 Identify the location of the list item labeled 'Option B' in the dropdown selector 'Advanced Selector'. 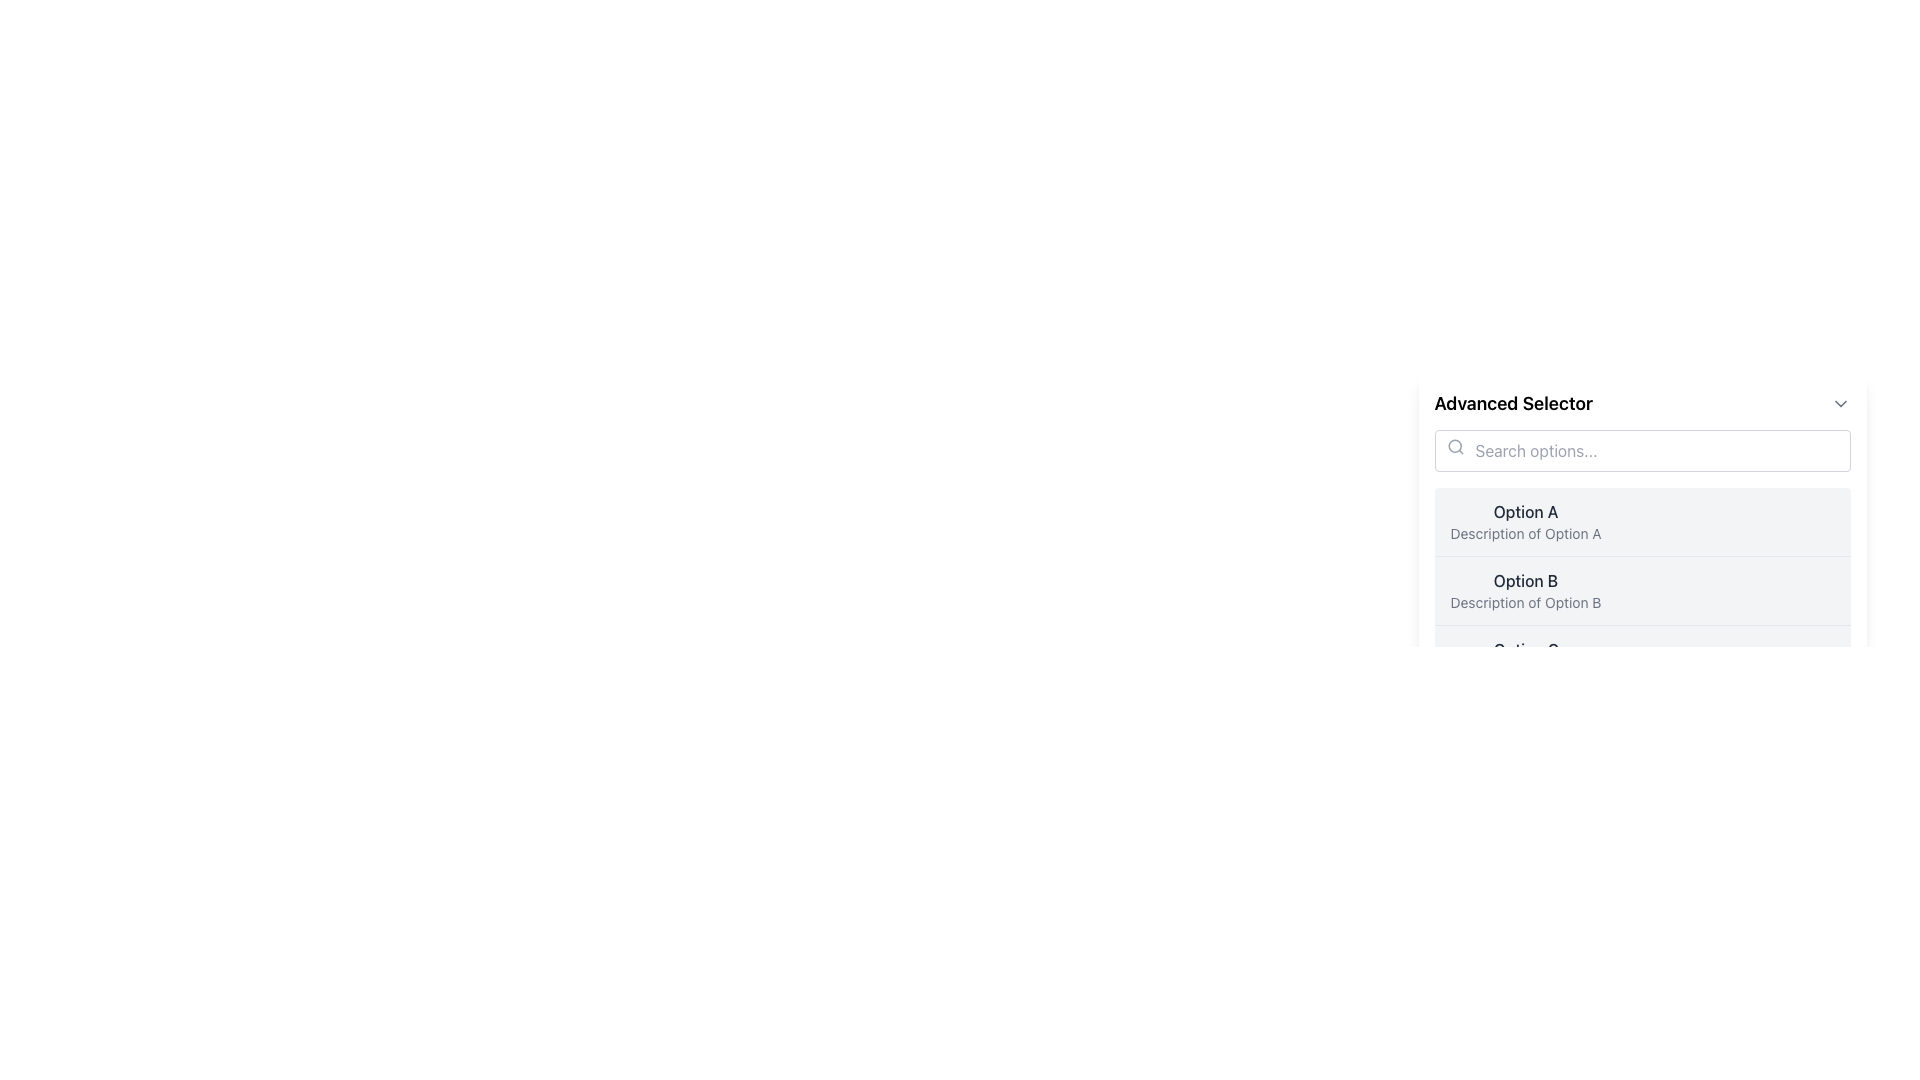
(1525, 589).